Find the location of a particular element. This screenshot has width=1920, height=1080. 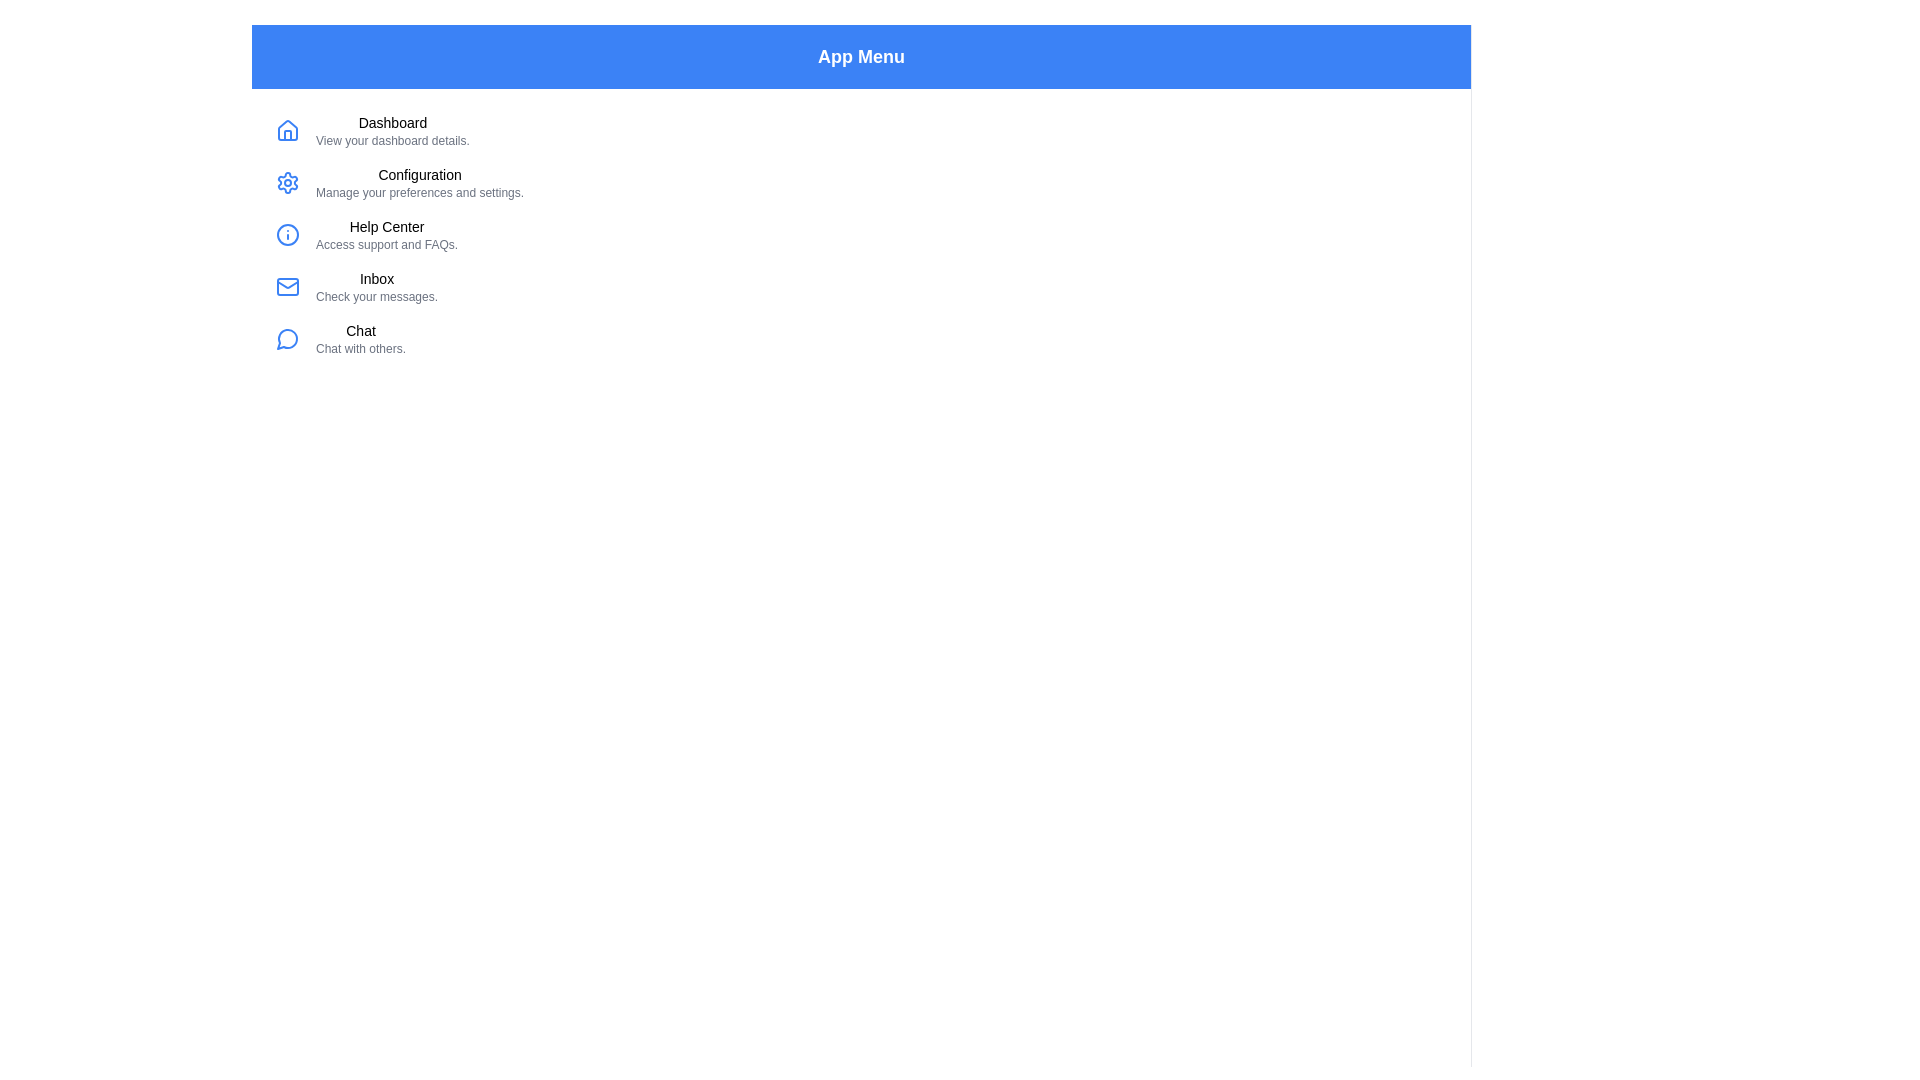

the Textual menu item, which is the first option in the vertical menu layout is located at coordinates (393, 131).